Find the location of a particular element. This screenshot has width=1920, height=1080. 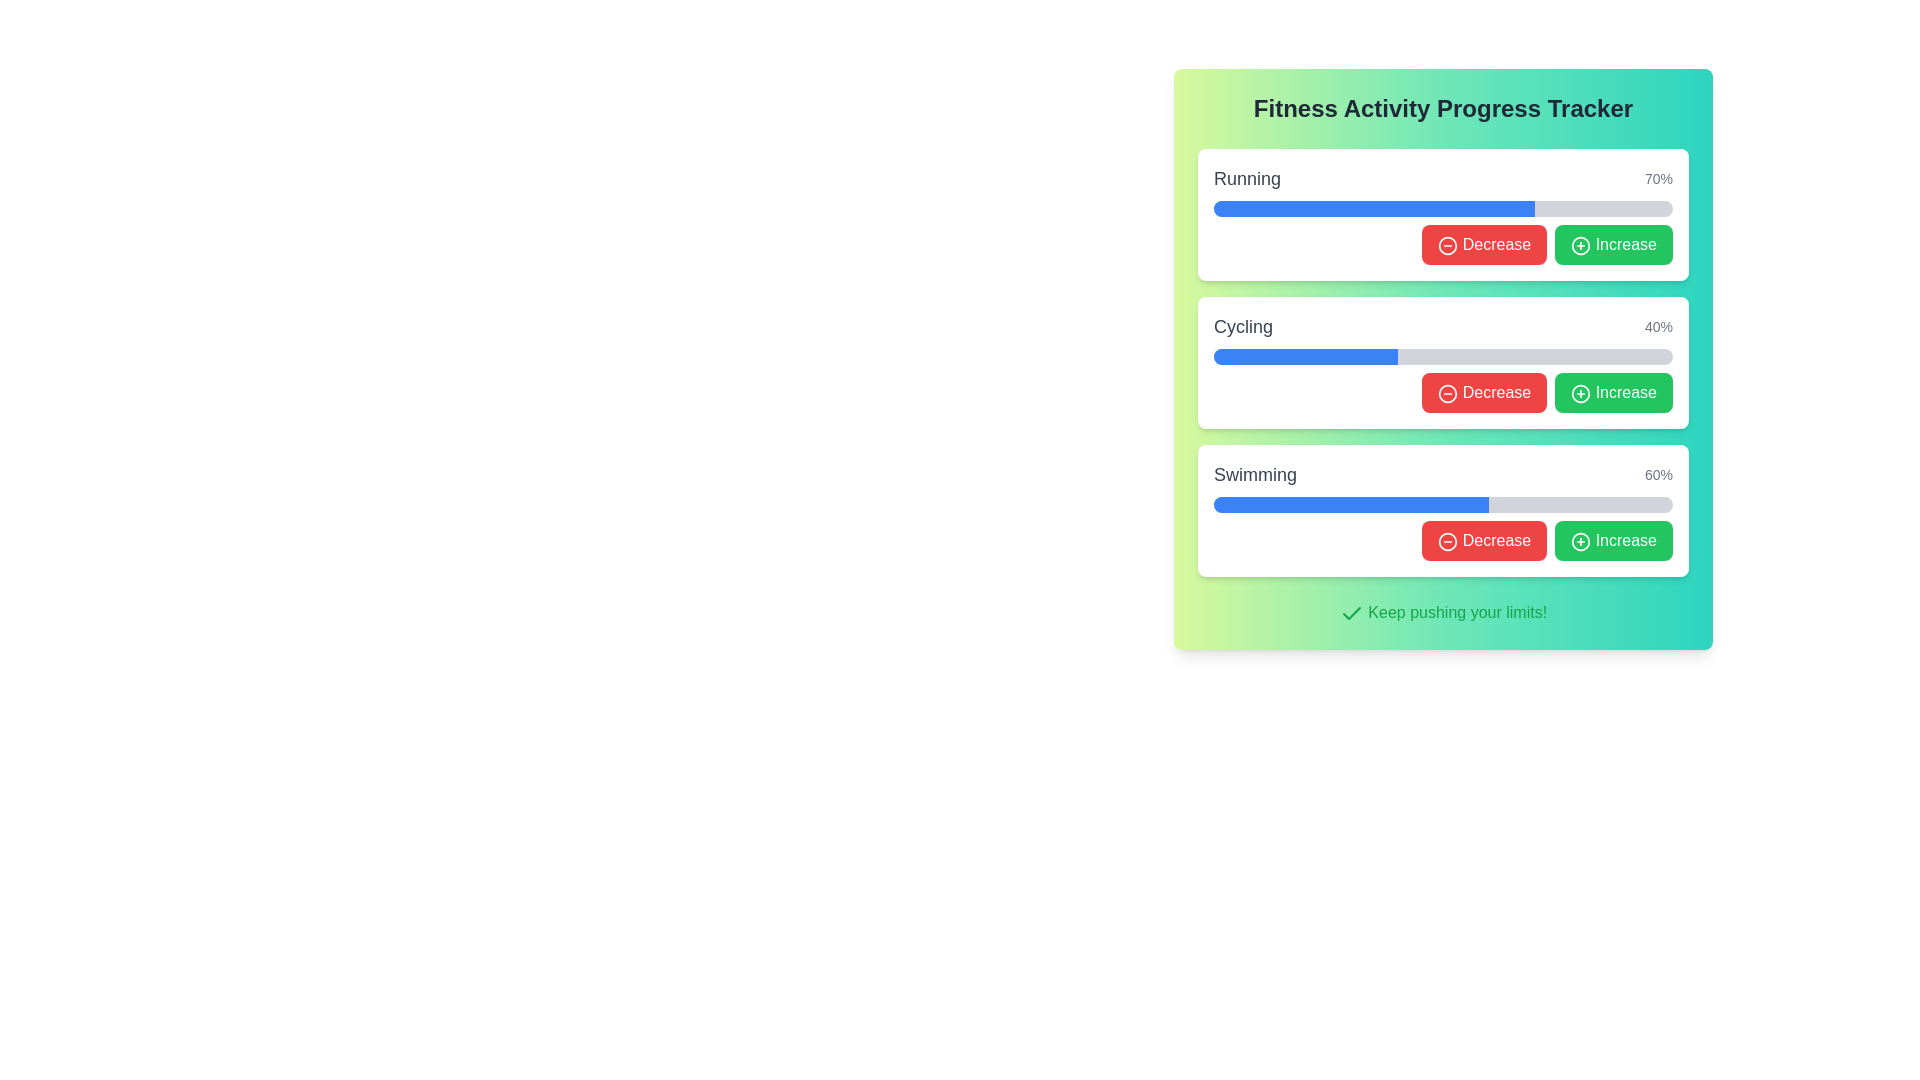

the red button labeled 'Decrease' with a minus sign icon to trigger a tooltip or visual response is located at coordinates (1484, 393).